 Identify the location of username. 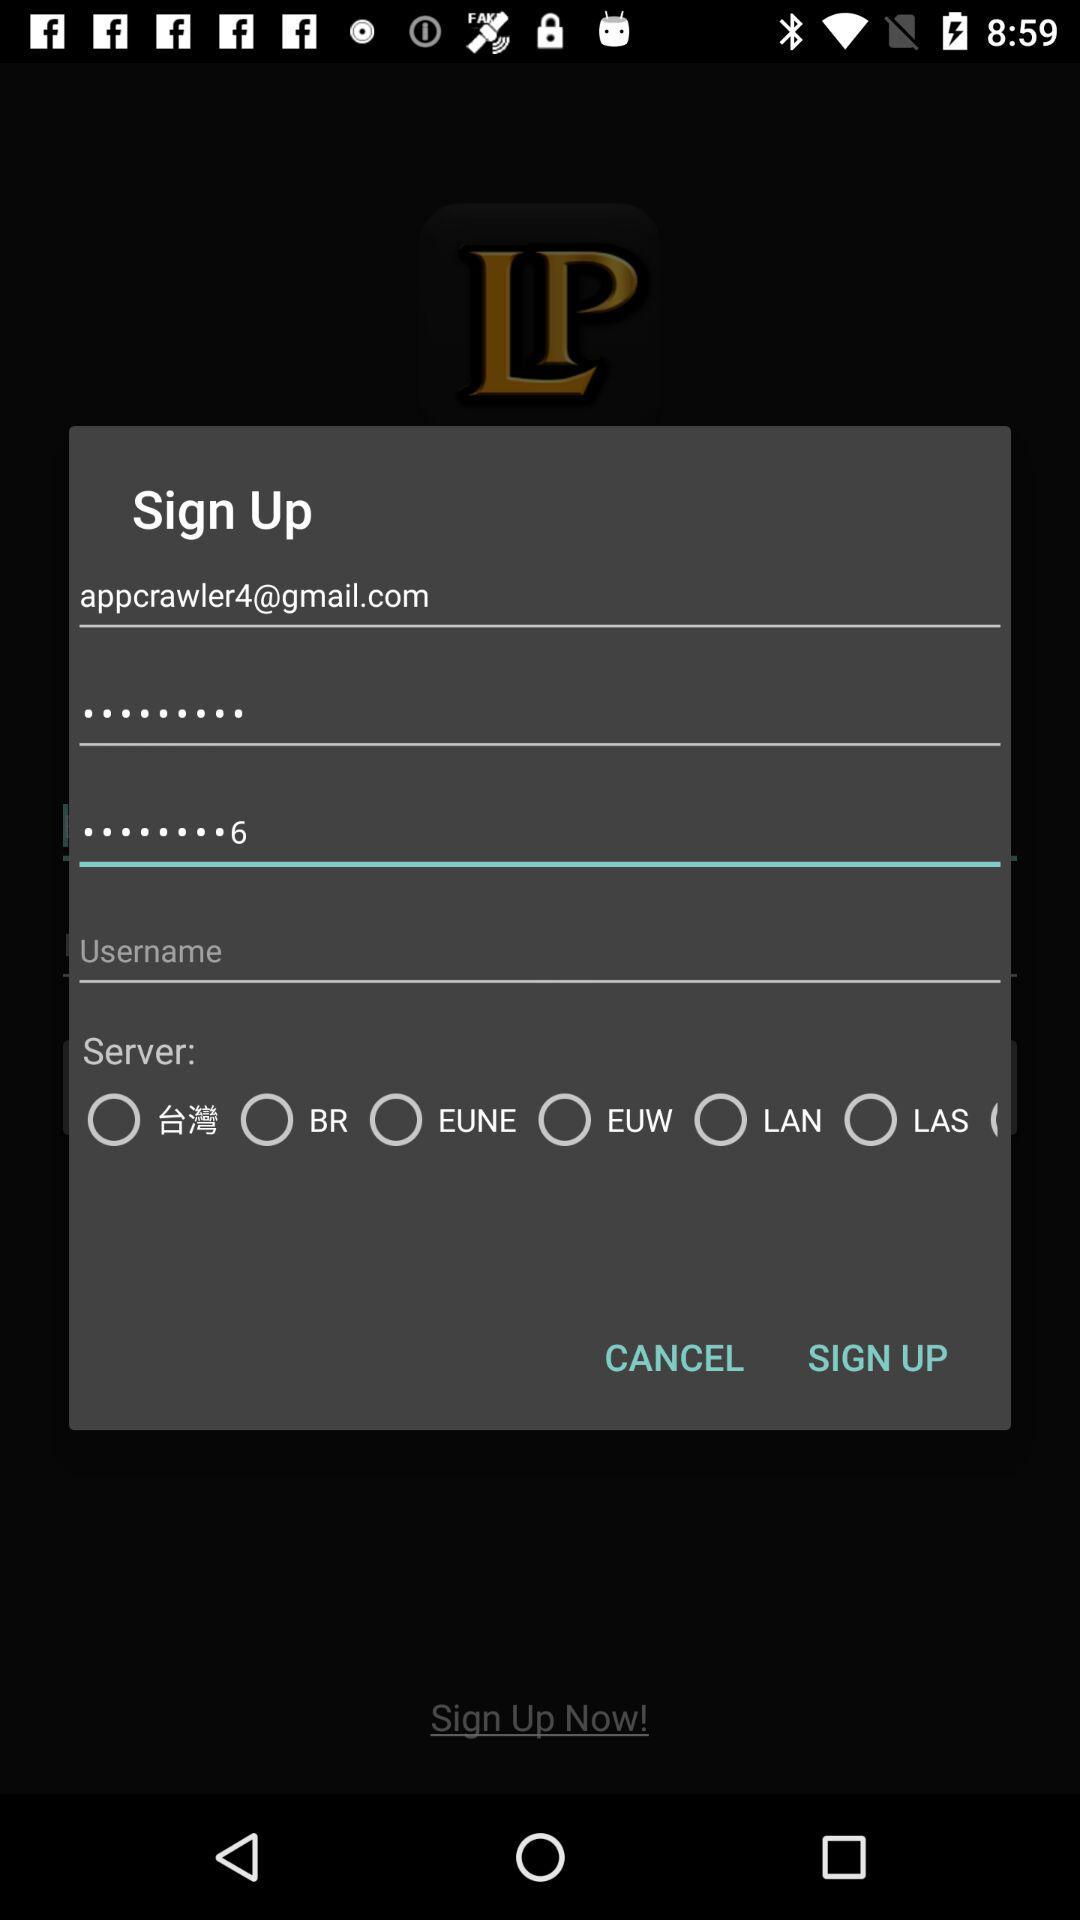
(540, 949).